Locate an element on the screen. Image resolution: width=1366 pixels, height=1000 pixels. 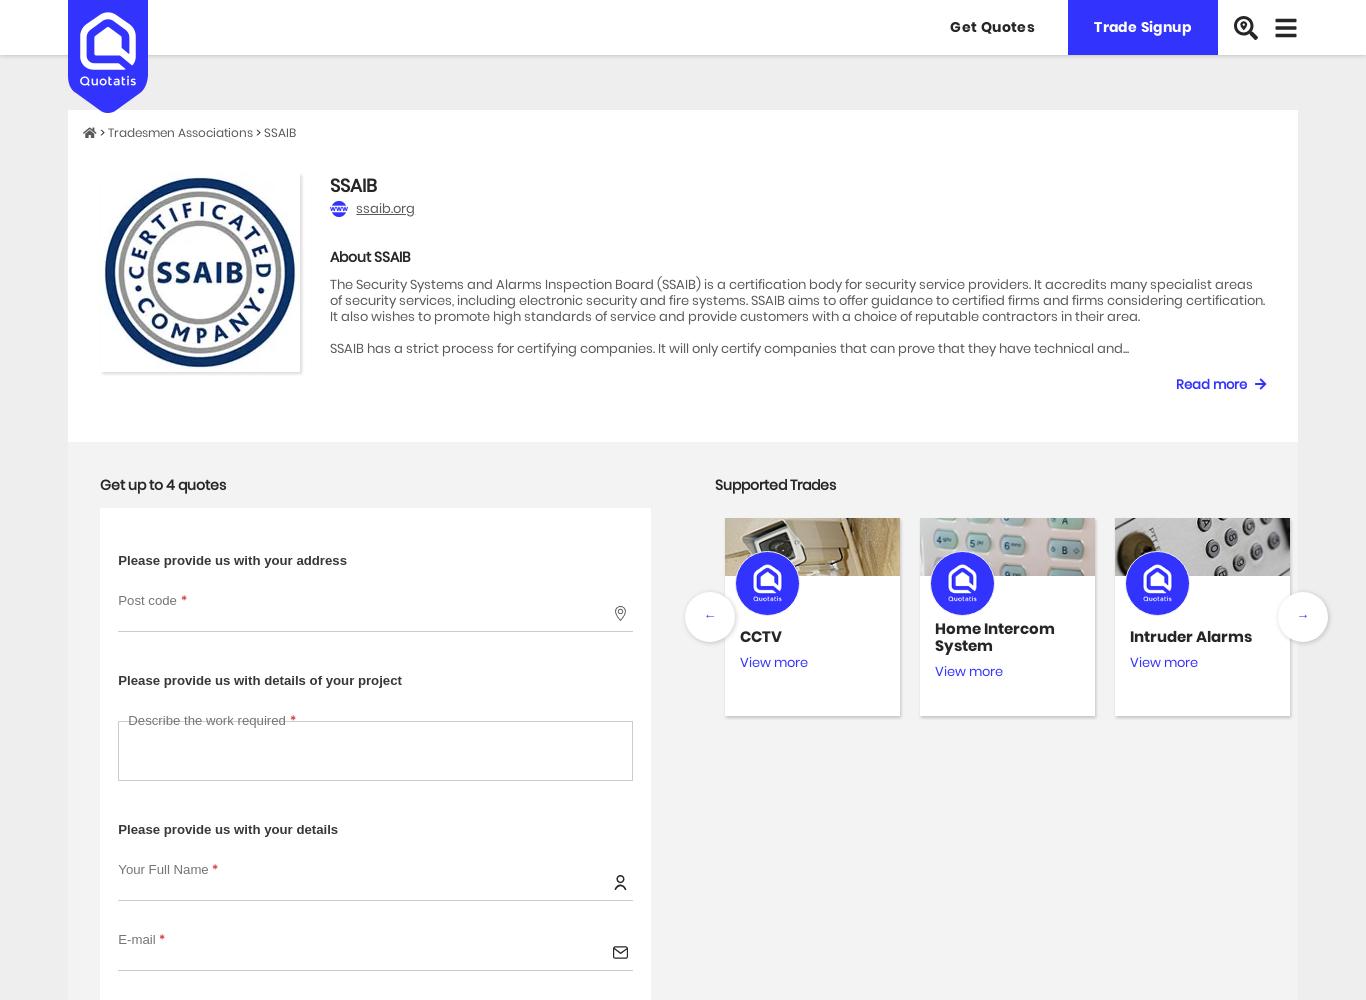
'Security Gates' is located at coordinates (543, 637).